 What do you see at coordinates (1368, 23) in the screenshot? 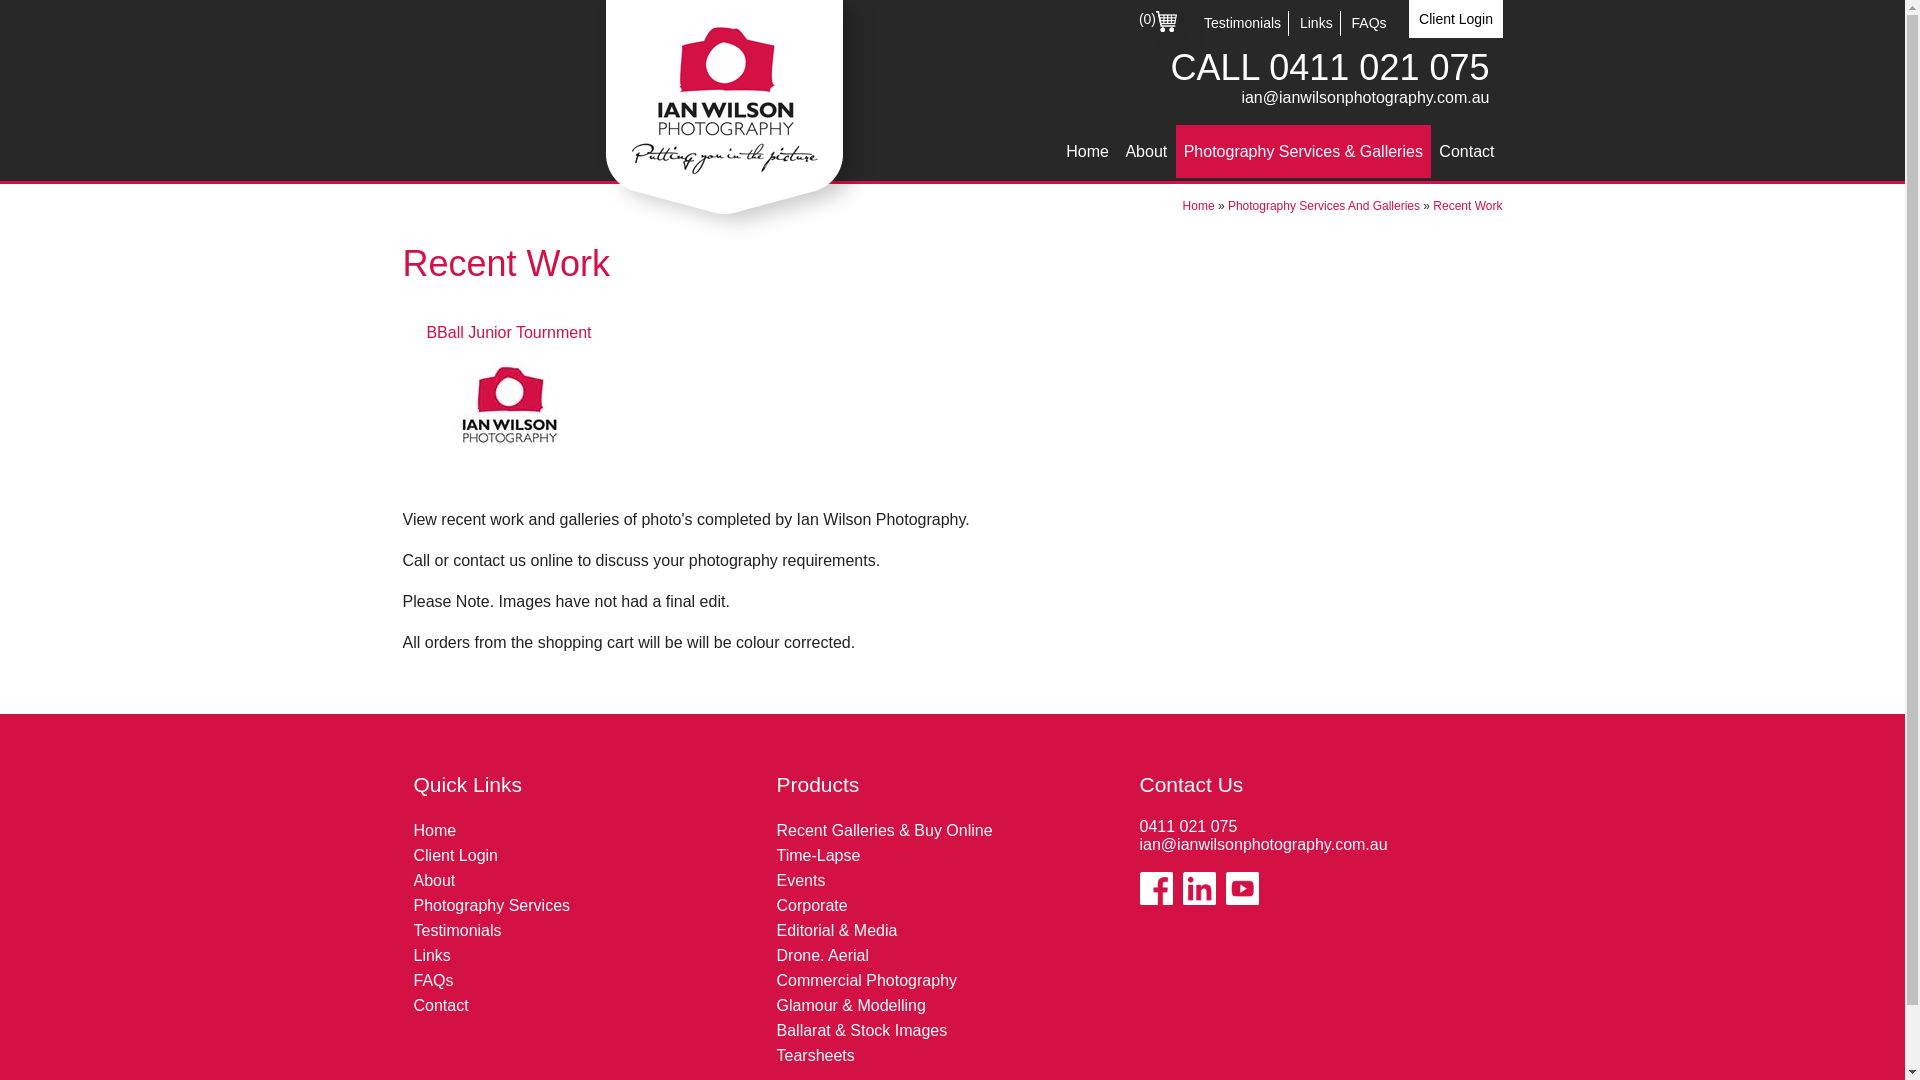
I see `'FAQs'` at bounding box center [1368, 23].